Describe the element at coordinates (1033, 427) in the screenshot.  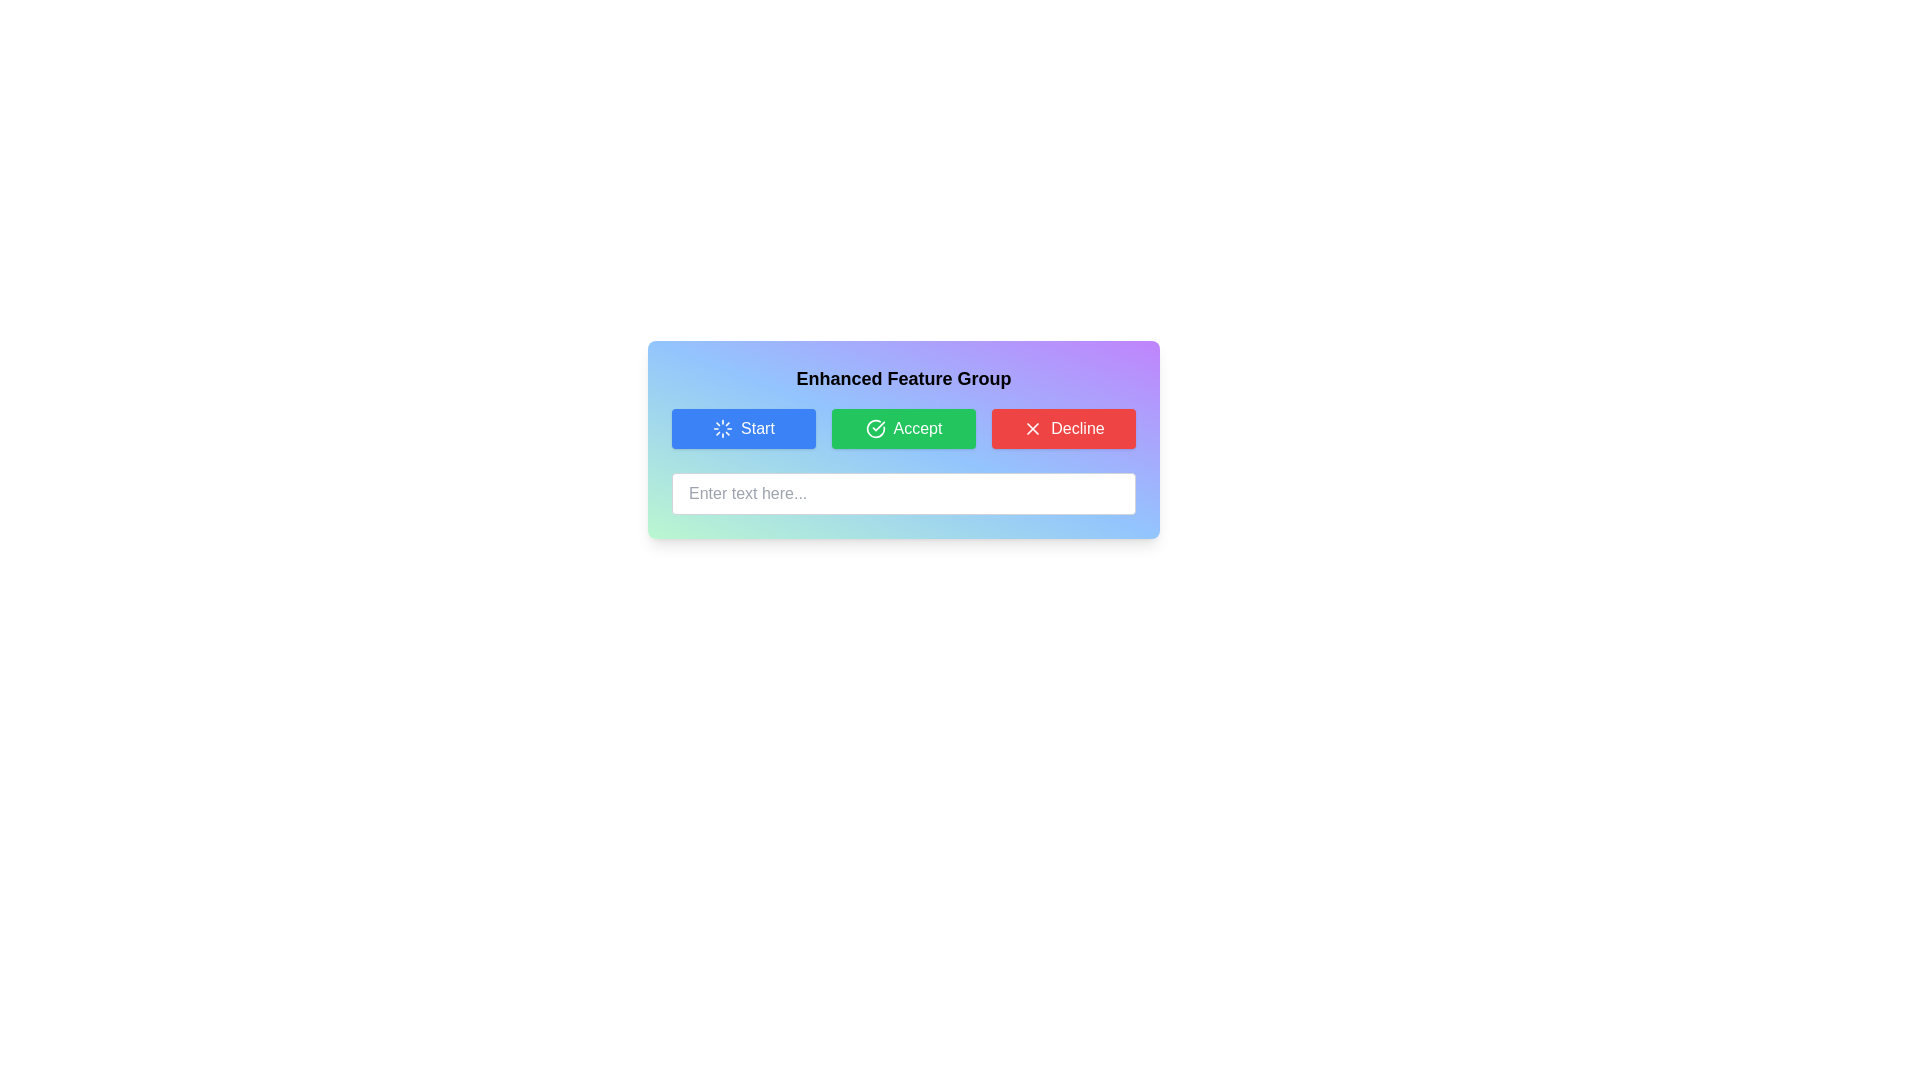
I see `the 'X' icon embedded within the 'Decline' button, which symbolizes a cancellation action` at that location.